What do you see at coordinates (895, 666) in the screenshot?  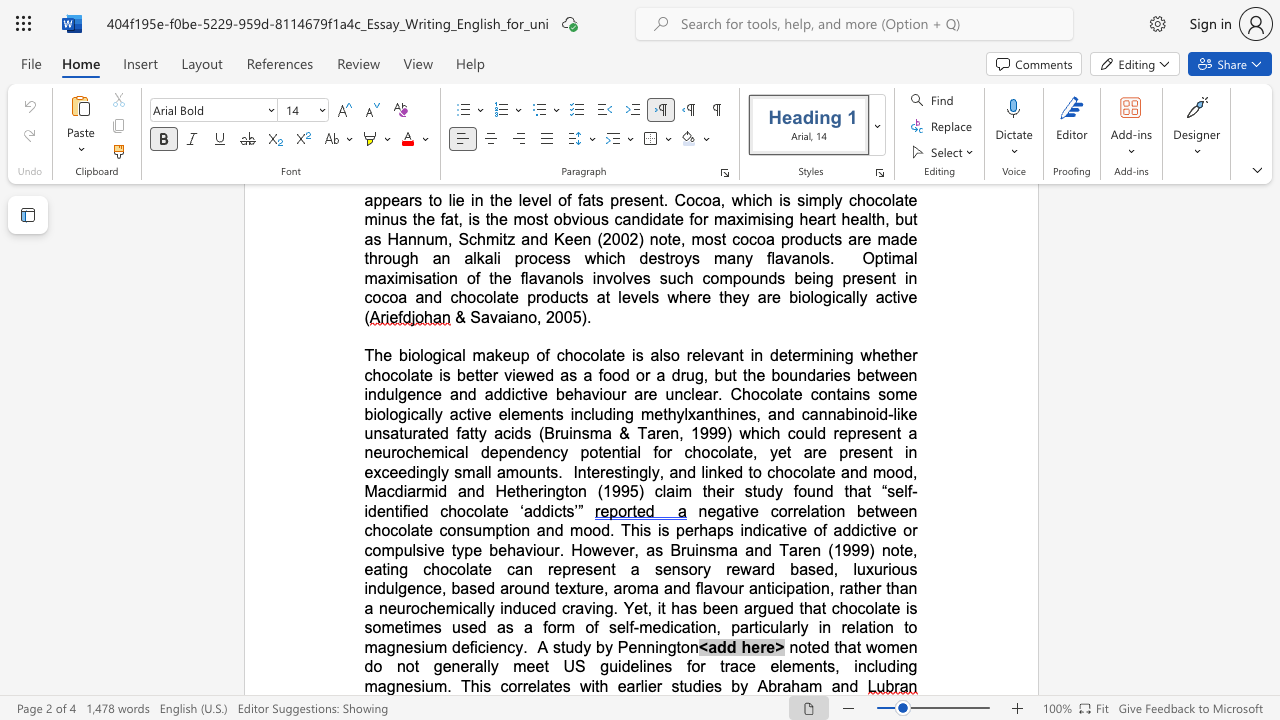 I see `the subset text "ing ma" within the text "US guidelines for trace elements, including magnesium. This correlates with earlier studies by Abraham and"` at bounding box center [895, 666].